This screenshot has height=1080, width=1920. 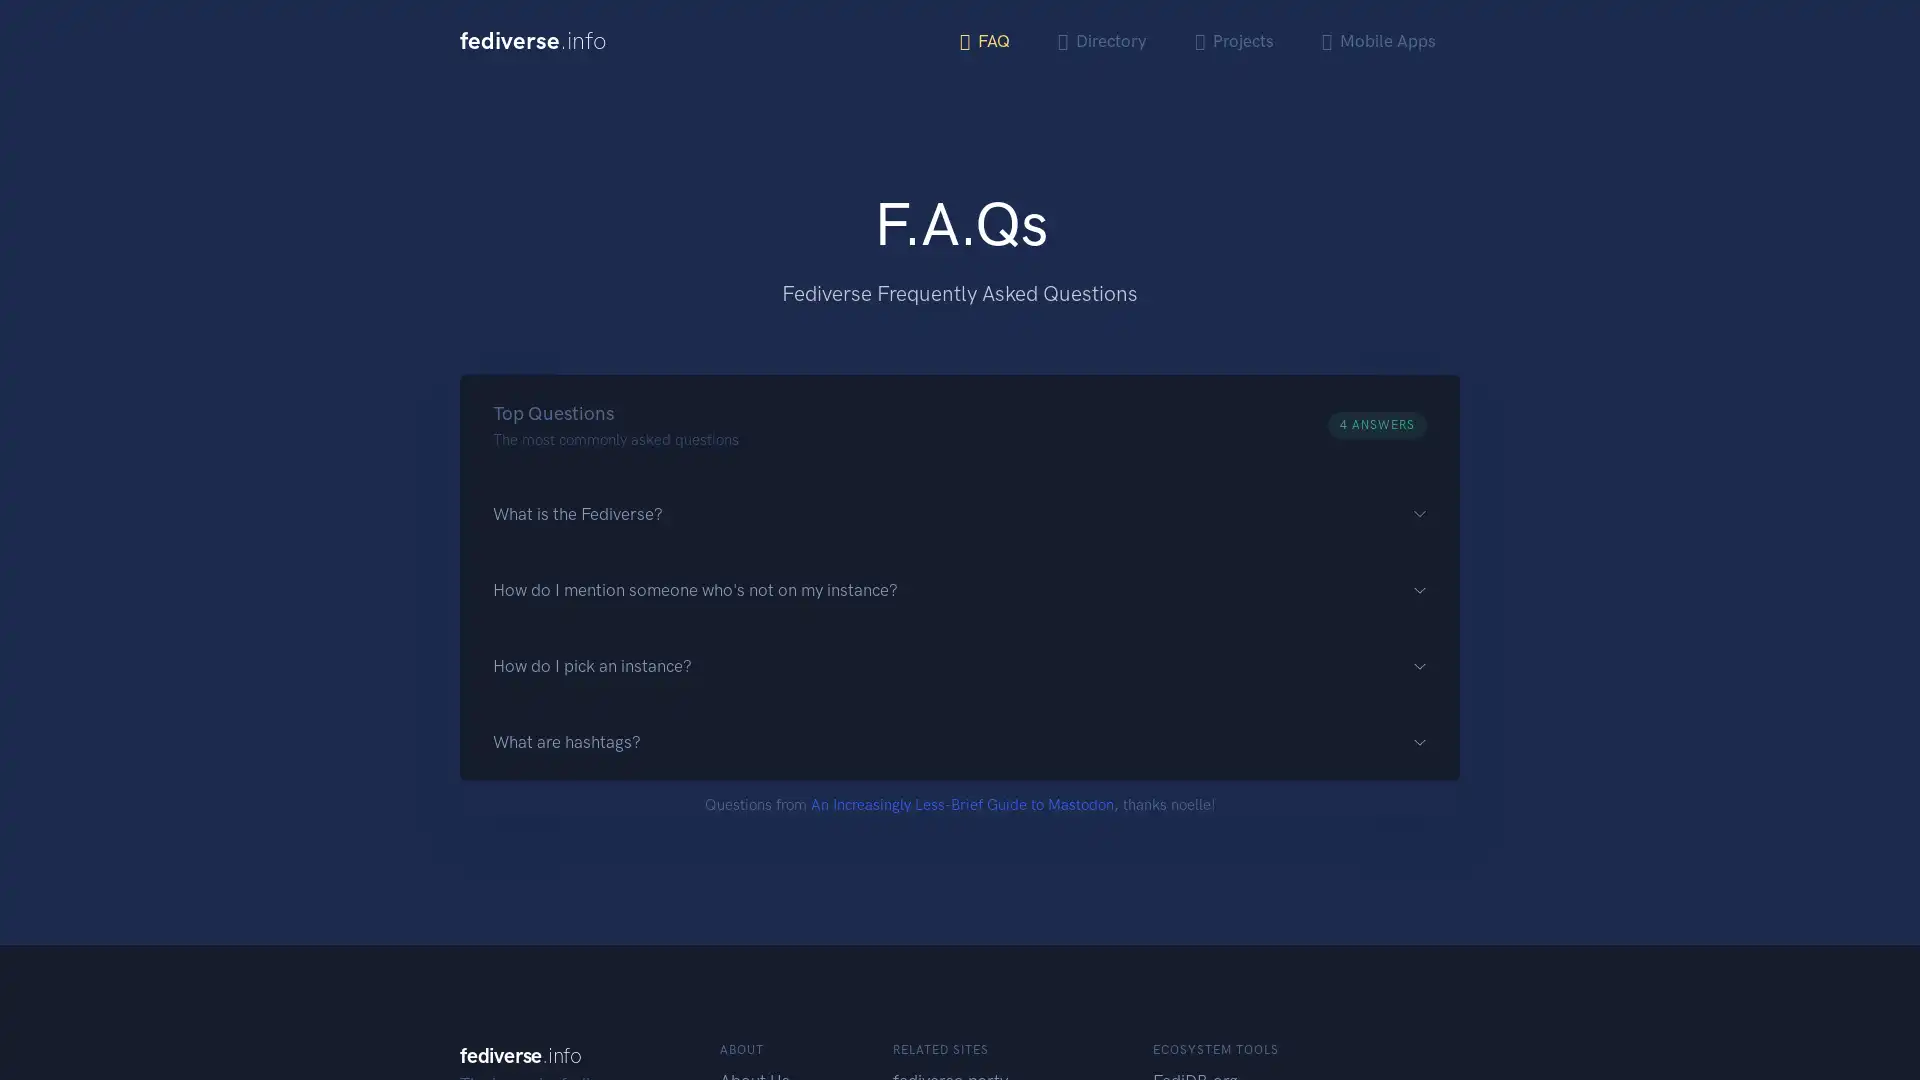 What do you see at coordinates (960, 666) in the screenshot?
I see `How do I pick an instance?` at bounding box center [960, 666].